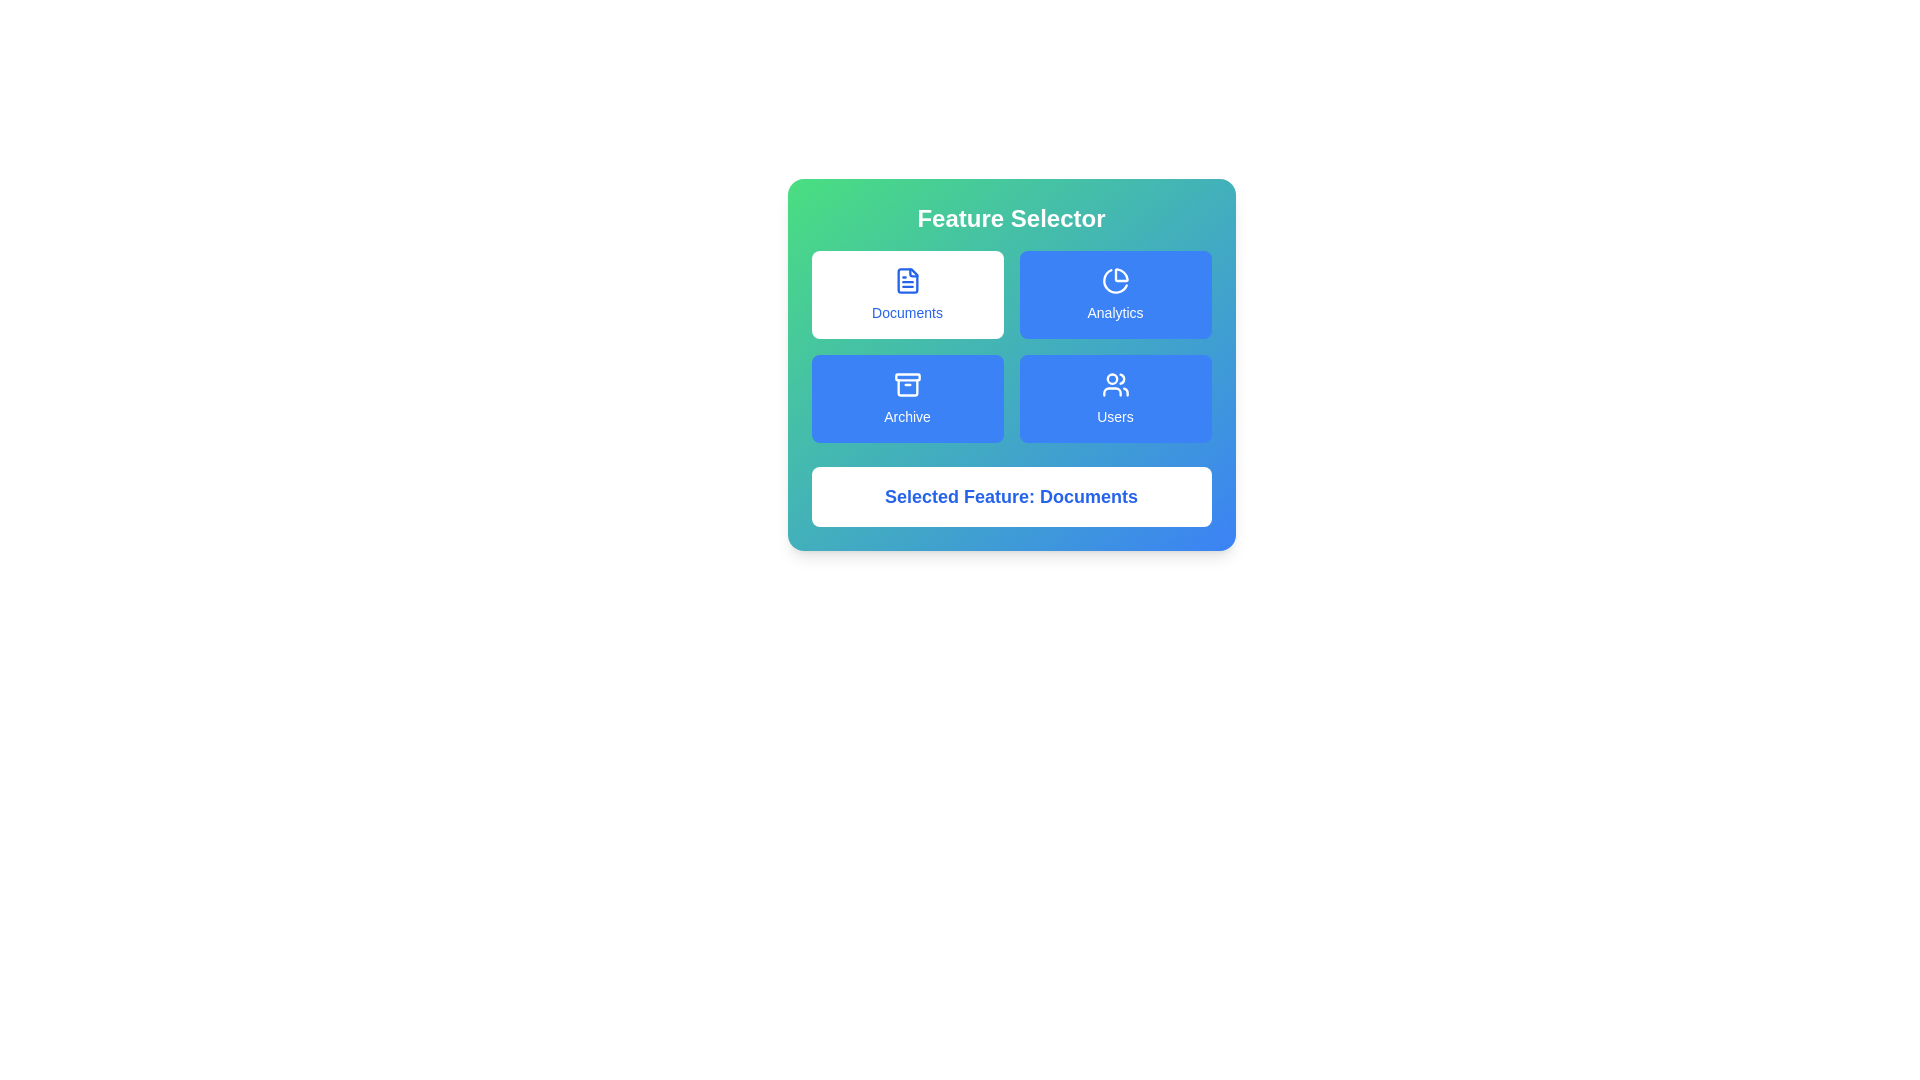  Describe the element at coordinates (1114, 281) in the screenshot. I see `the 'Analytics' icon located in the top-right quadrant of the 'Feature Selector' interface, which serves as a visual cue for users to select the 'Analytics' option` at that location.